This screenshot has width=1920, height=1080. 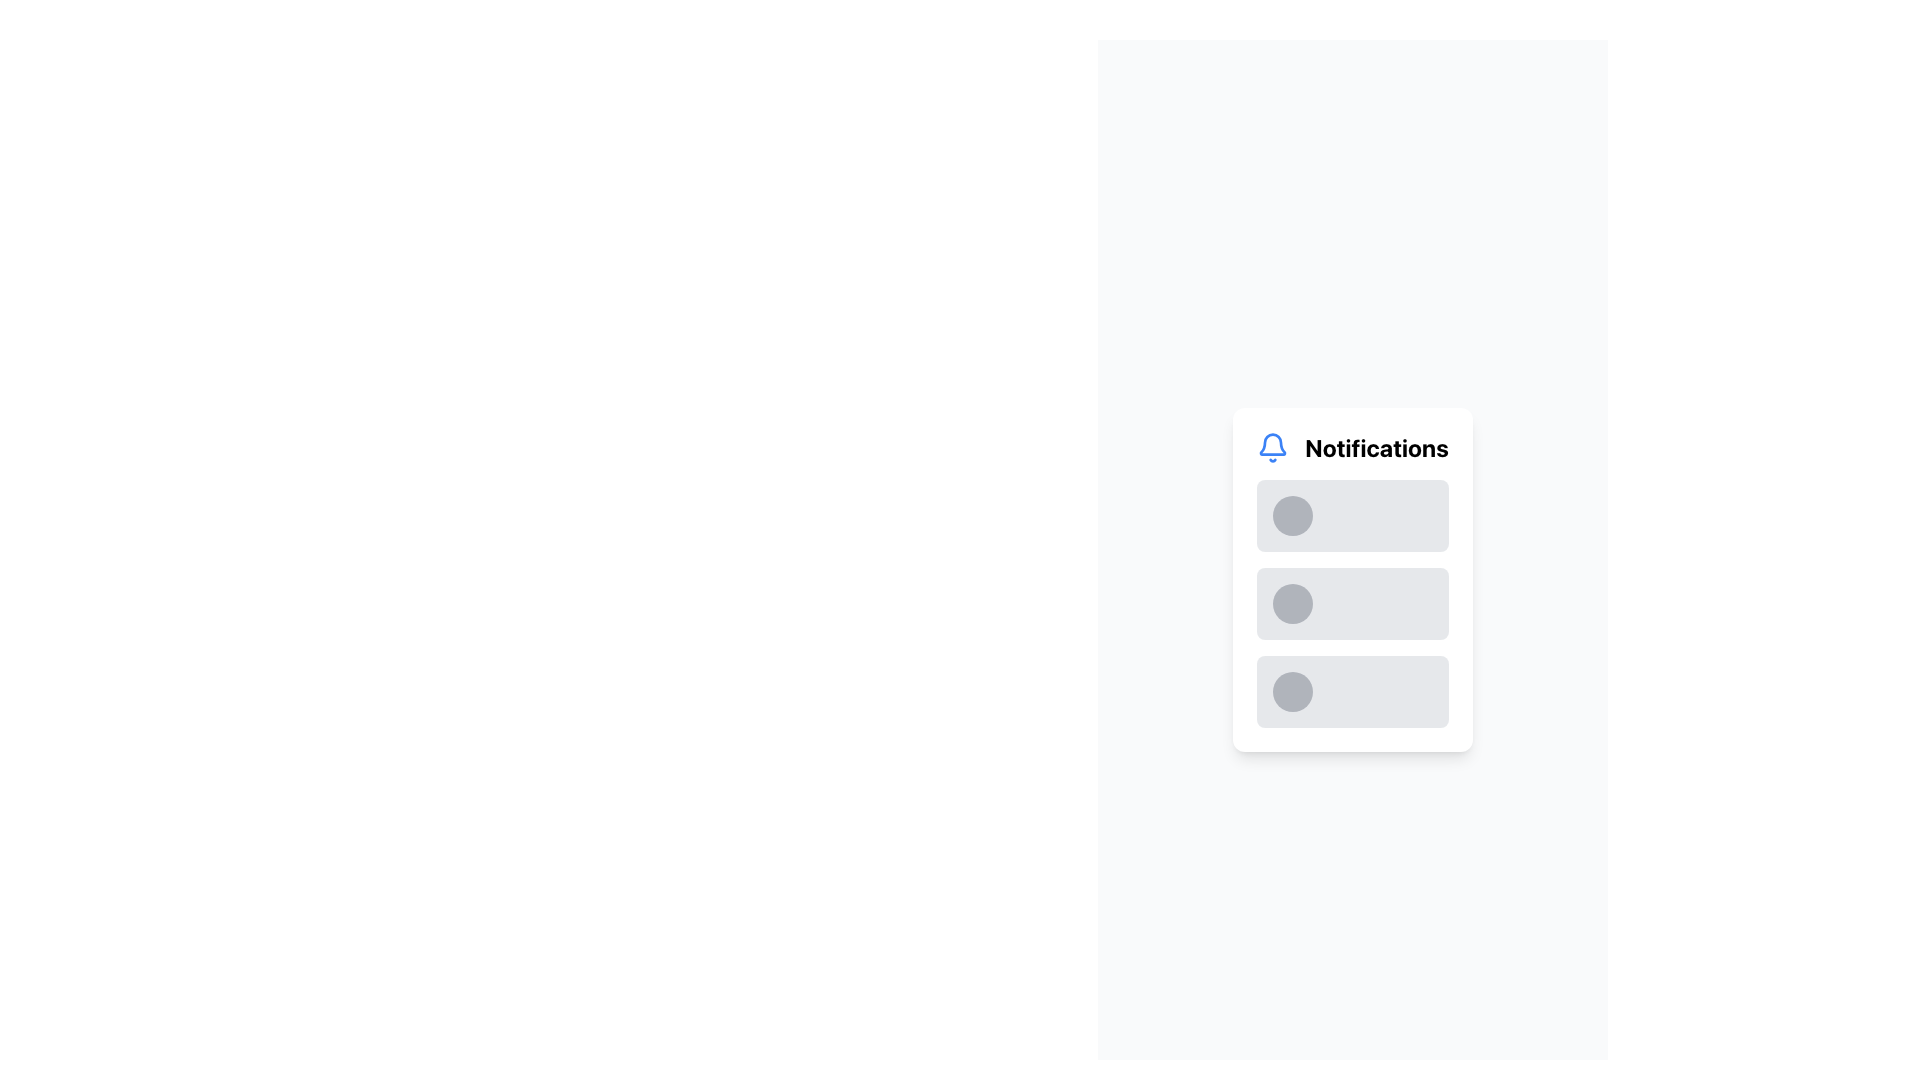 I want to click on the Placeholder or Avatar Circle located at the leftmost side of the middle notification item in a vertically stacked list, so click(x=1293, y=603).